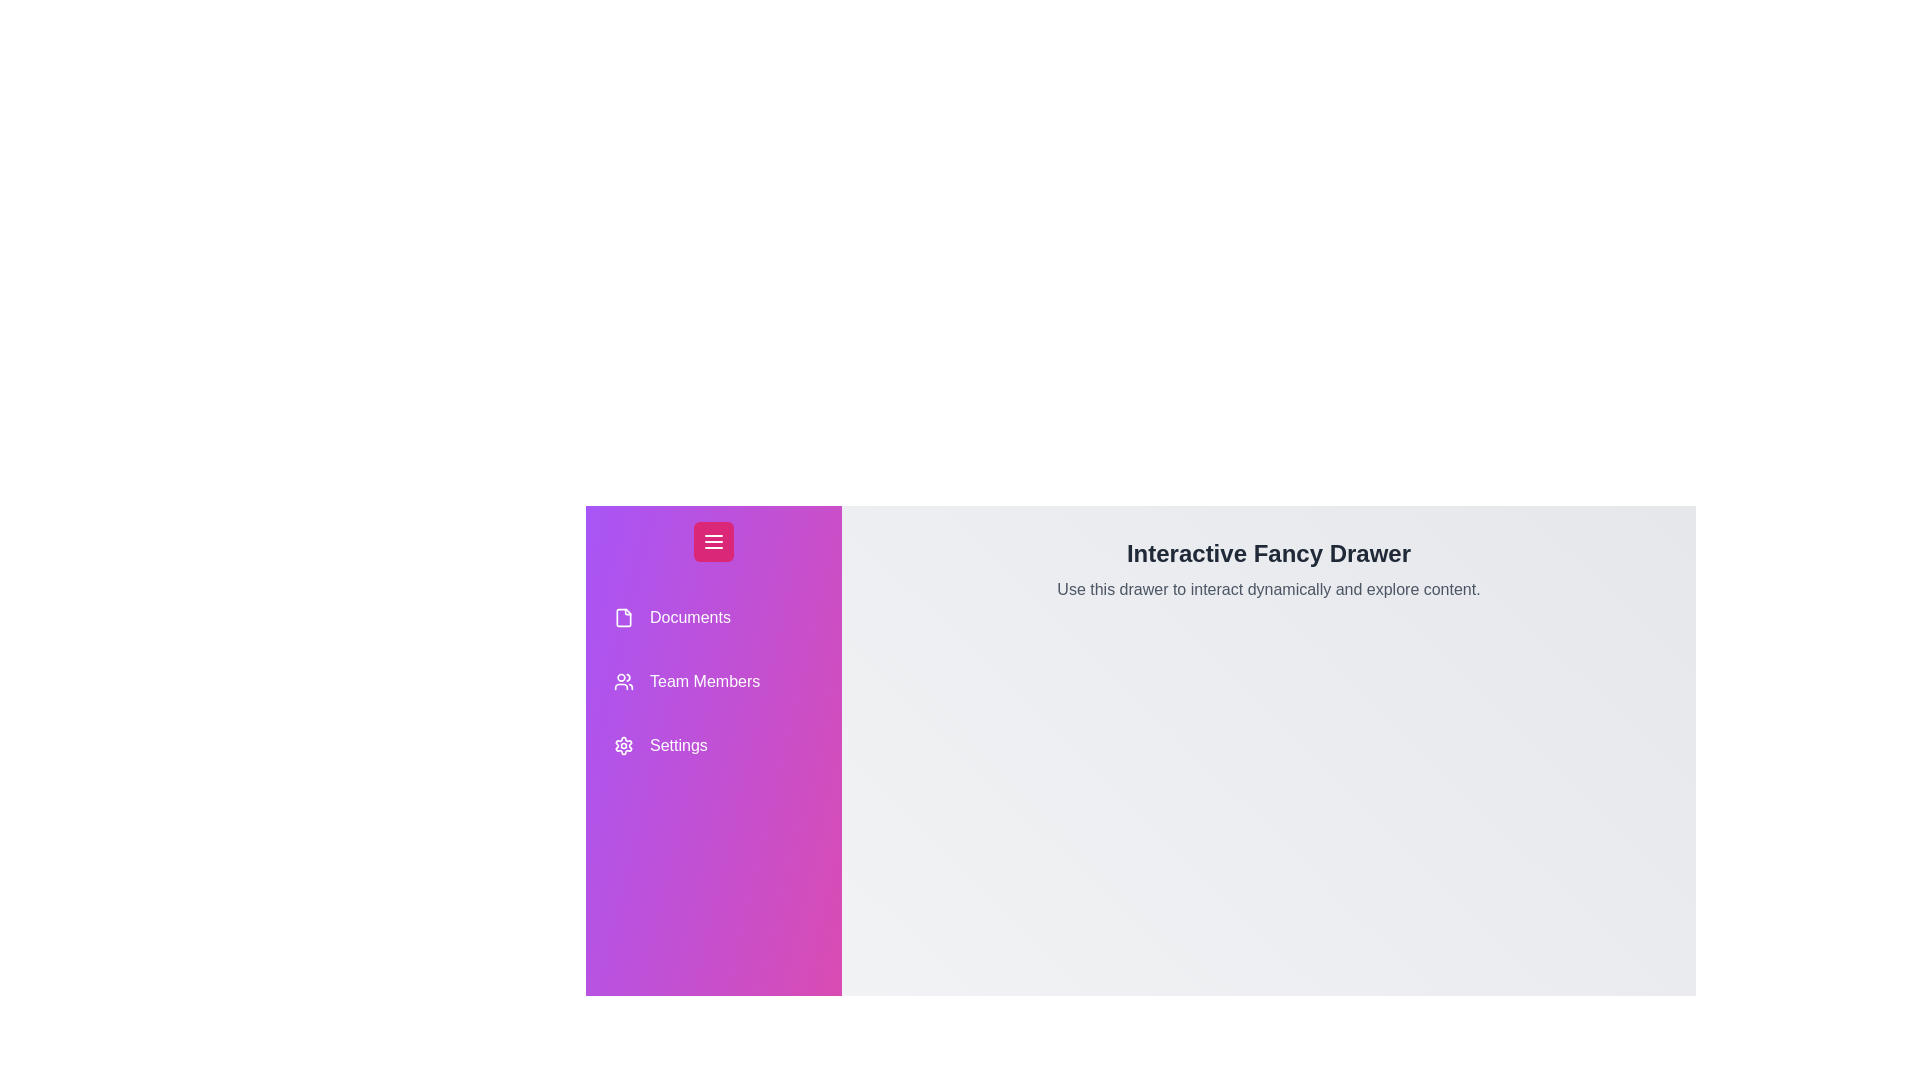 The image size is (1920, 1080). Describe the element at coordinates (714, 542) in the screenshot. I see `menu button to toggle the drawer's state` at that location.